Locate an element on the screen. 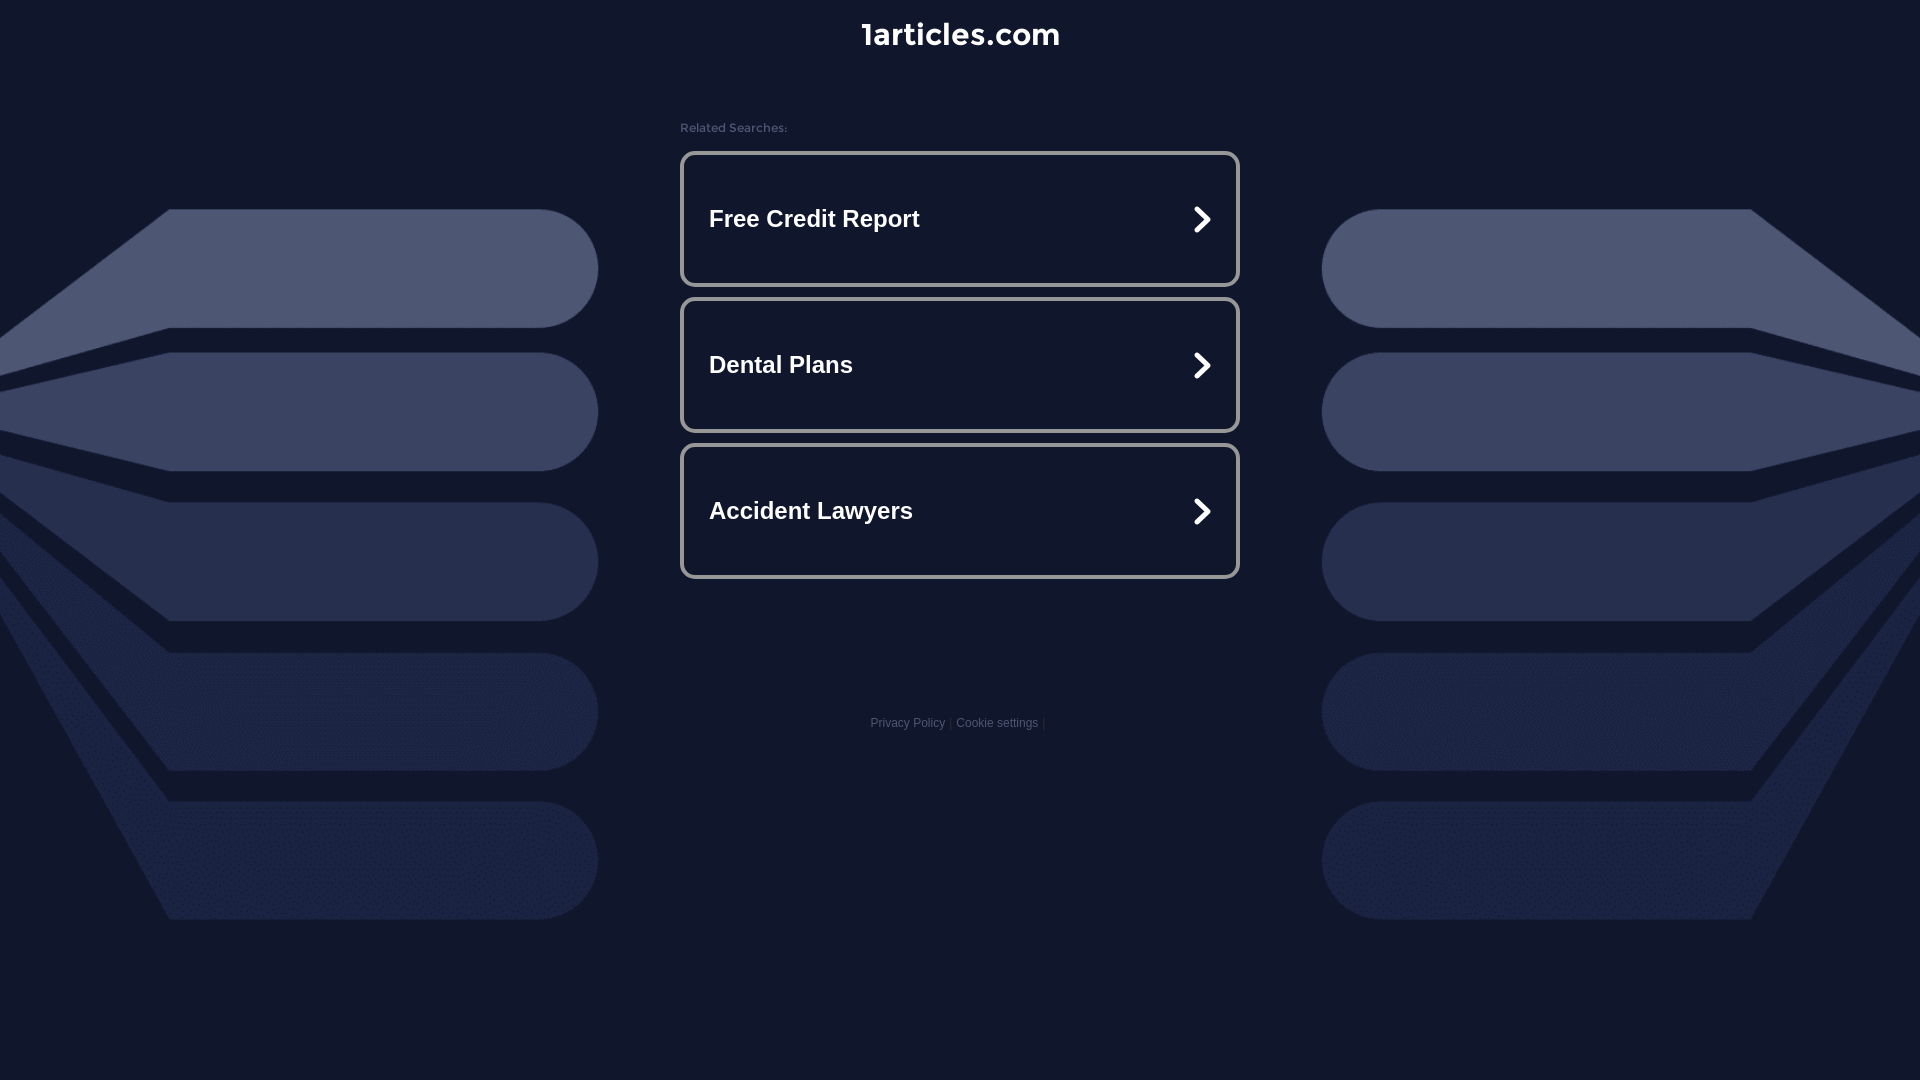 Image resolution: width=1920 pixels, height=1080 pixels. 'Accident Lawyers' is located at coordinates (960, 509).